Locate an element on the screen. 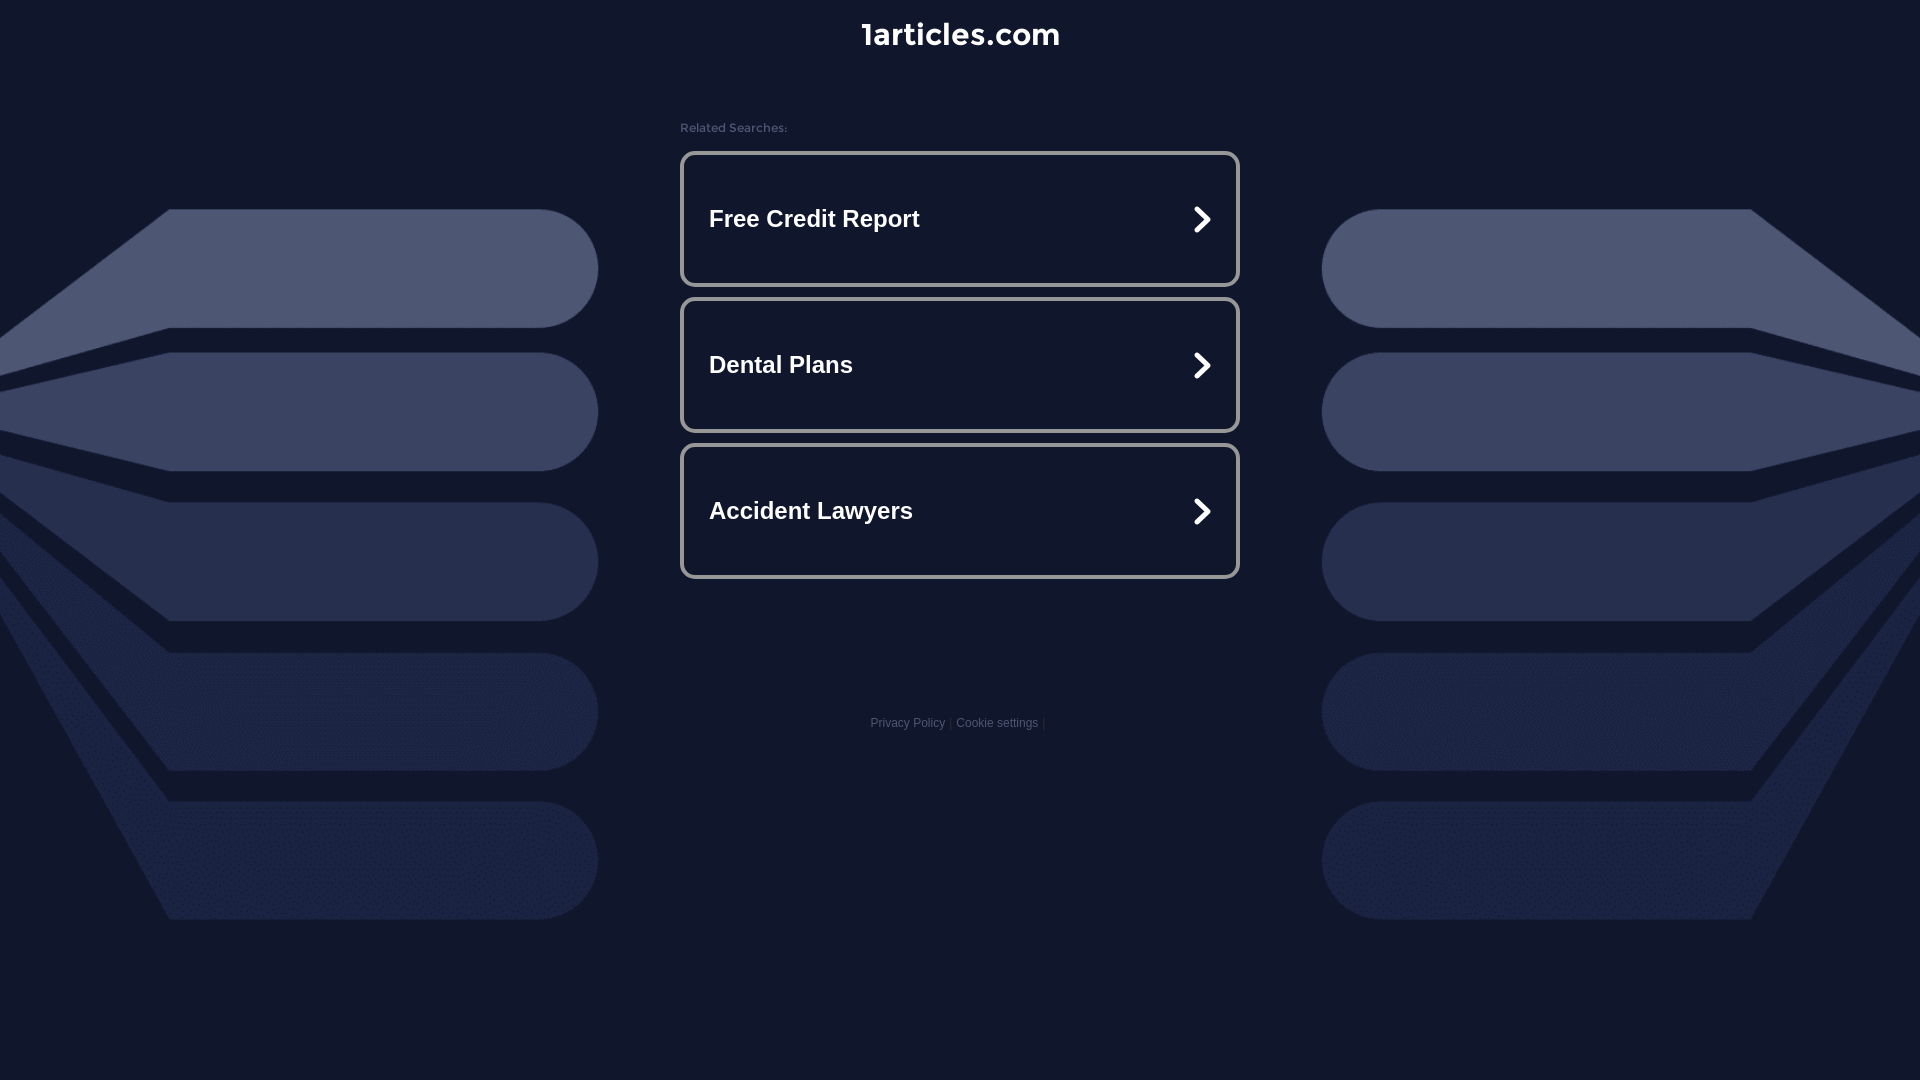 Image resolution: width=1920 pixels, height=1080 pixels. 'Accident Lawyers' is located at coordinates (960, 509).